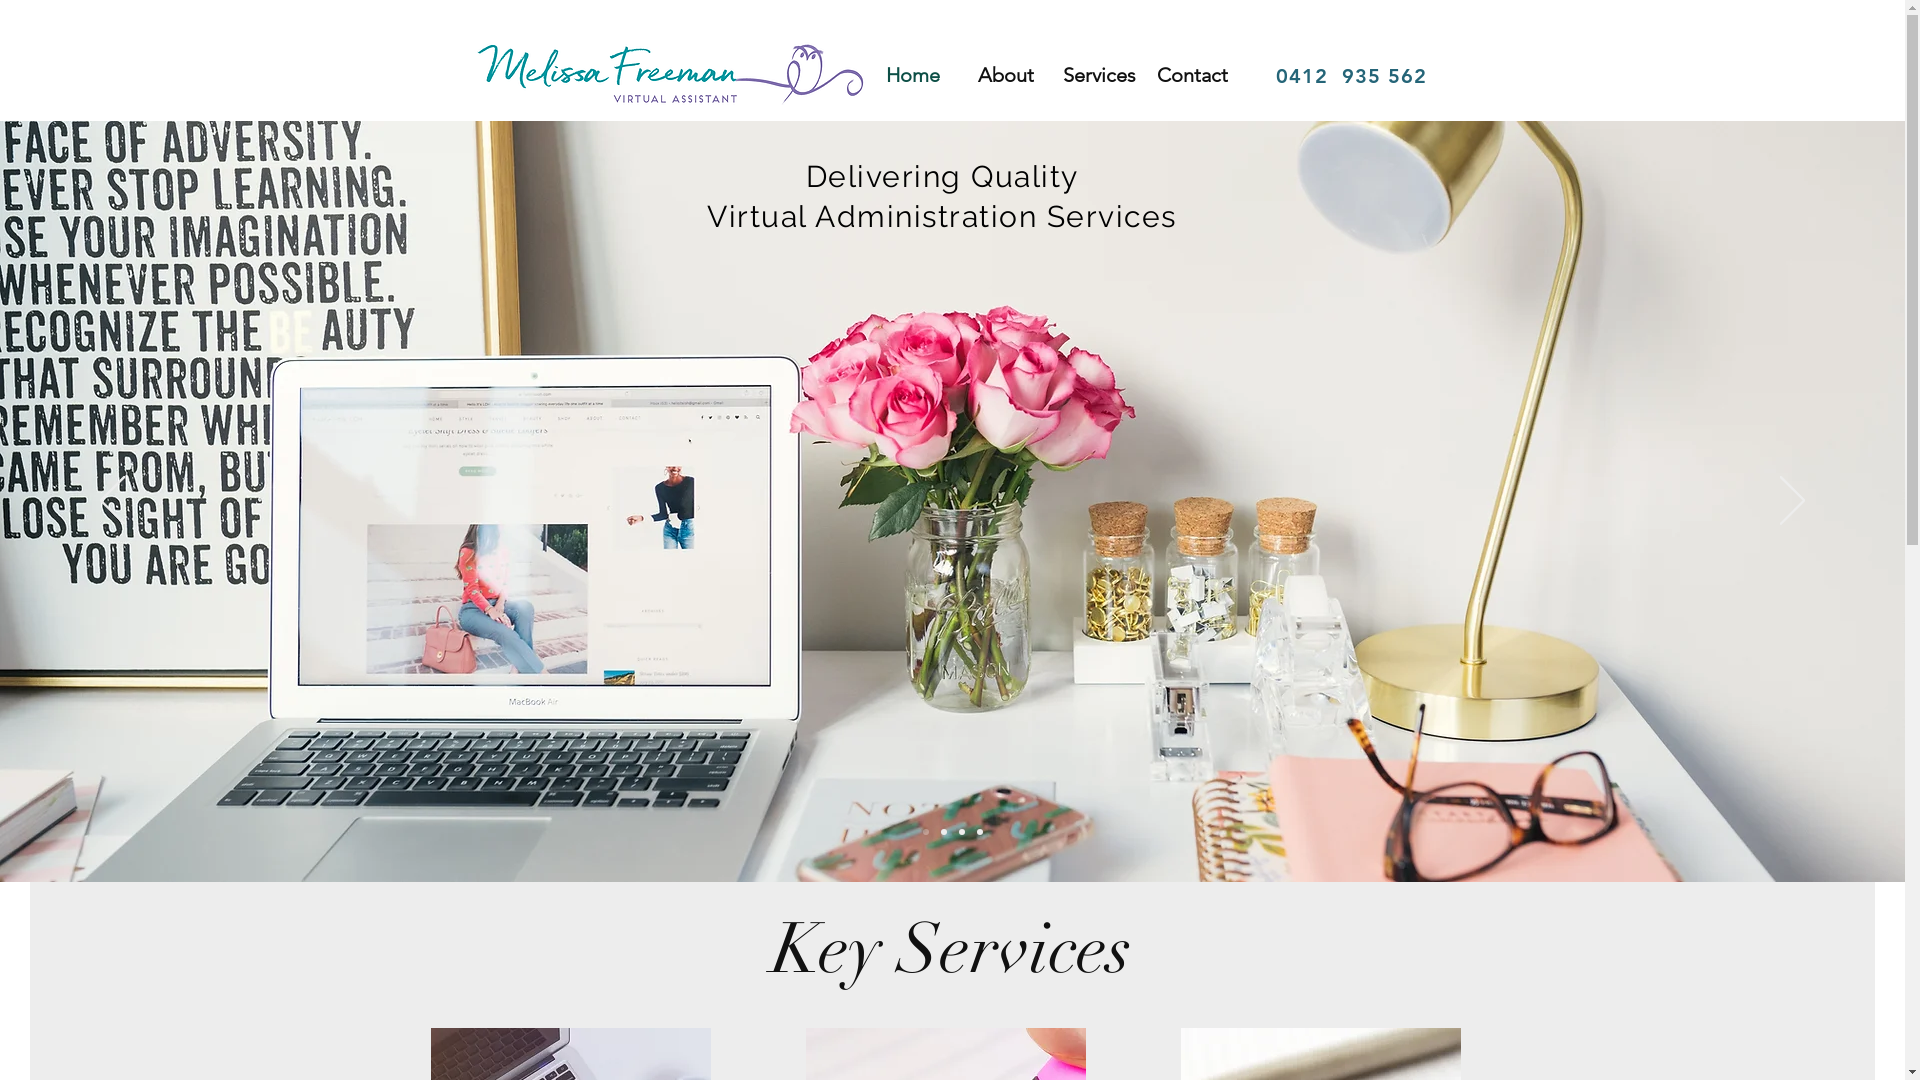 This screenshot has width=1920, height=1080. What do you see at coordinates (1006, 74) in the screenshot?
I see `'About'` at bounding box center [1006, 74].